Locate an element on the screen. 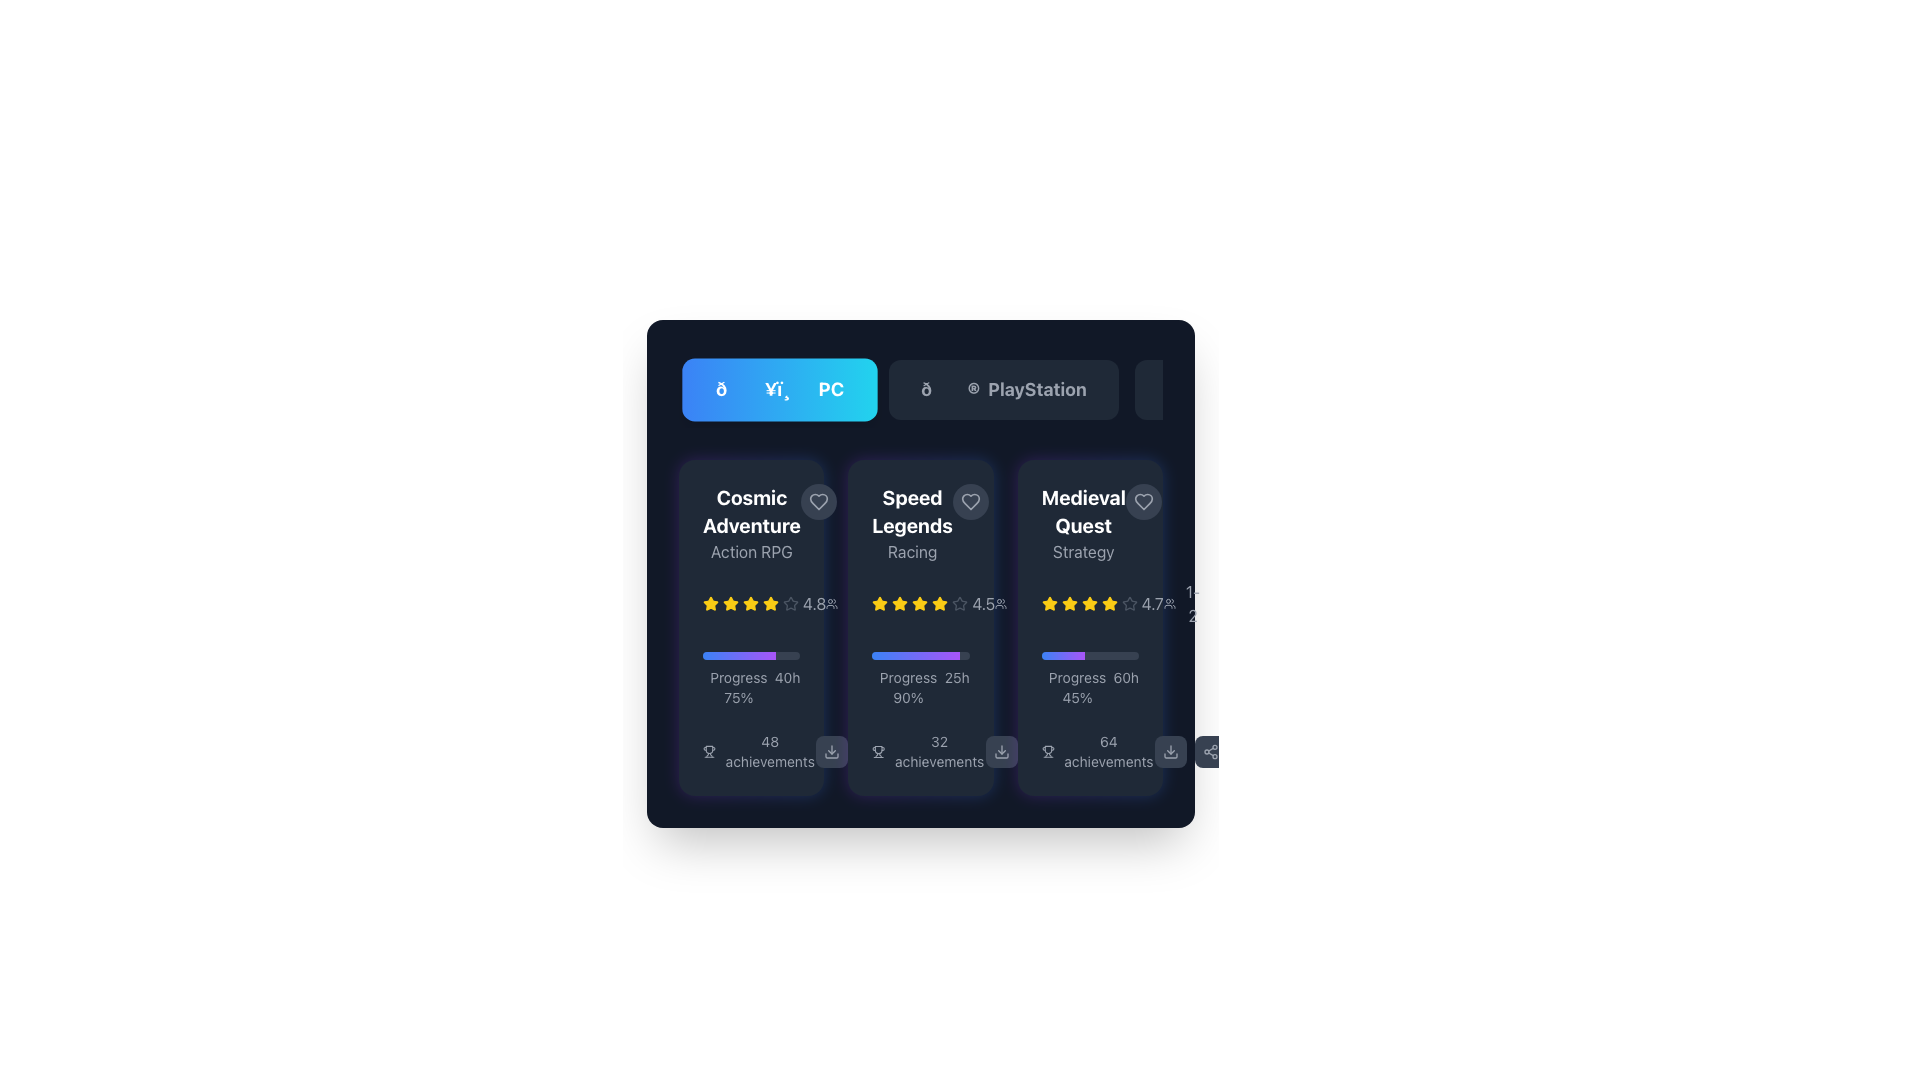 Image resolution: width=1920 pixels, height=1080 pixels. the text label displaying '32 achievements' with a trophy icon, located at the bottom of the 'Speed Legends' card is located at coordinates (920, 752).